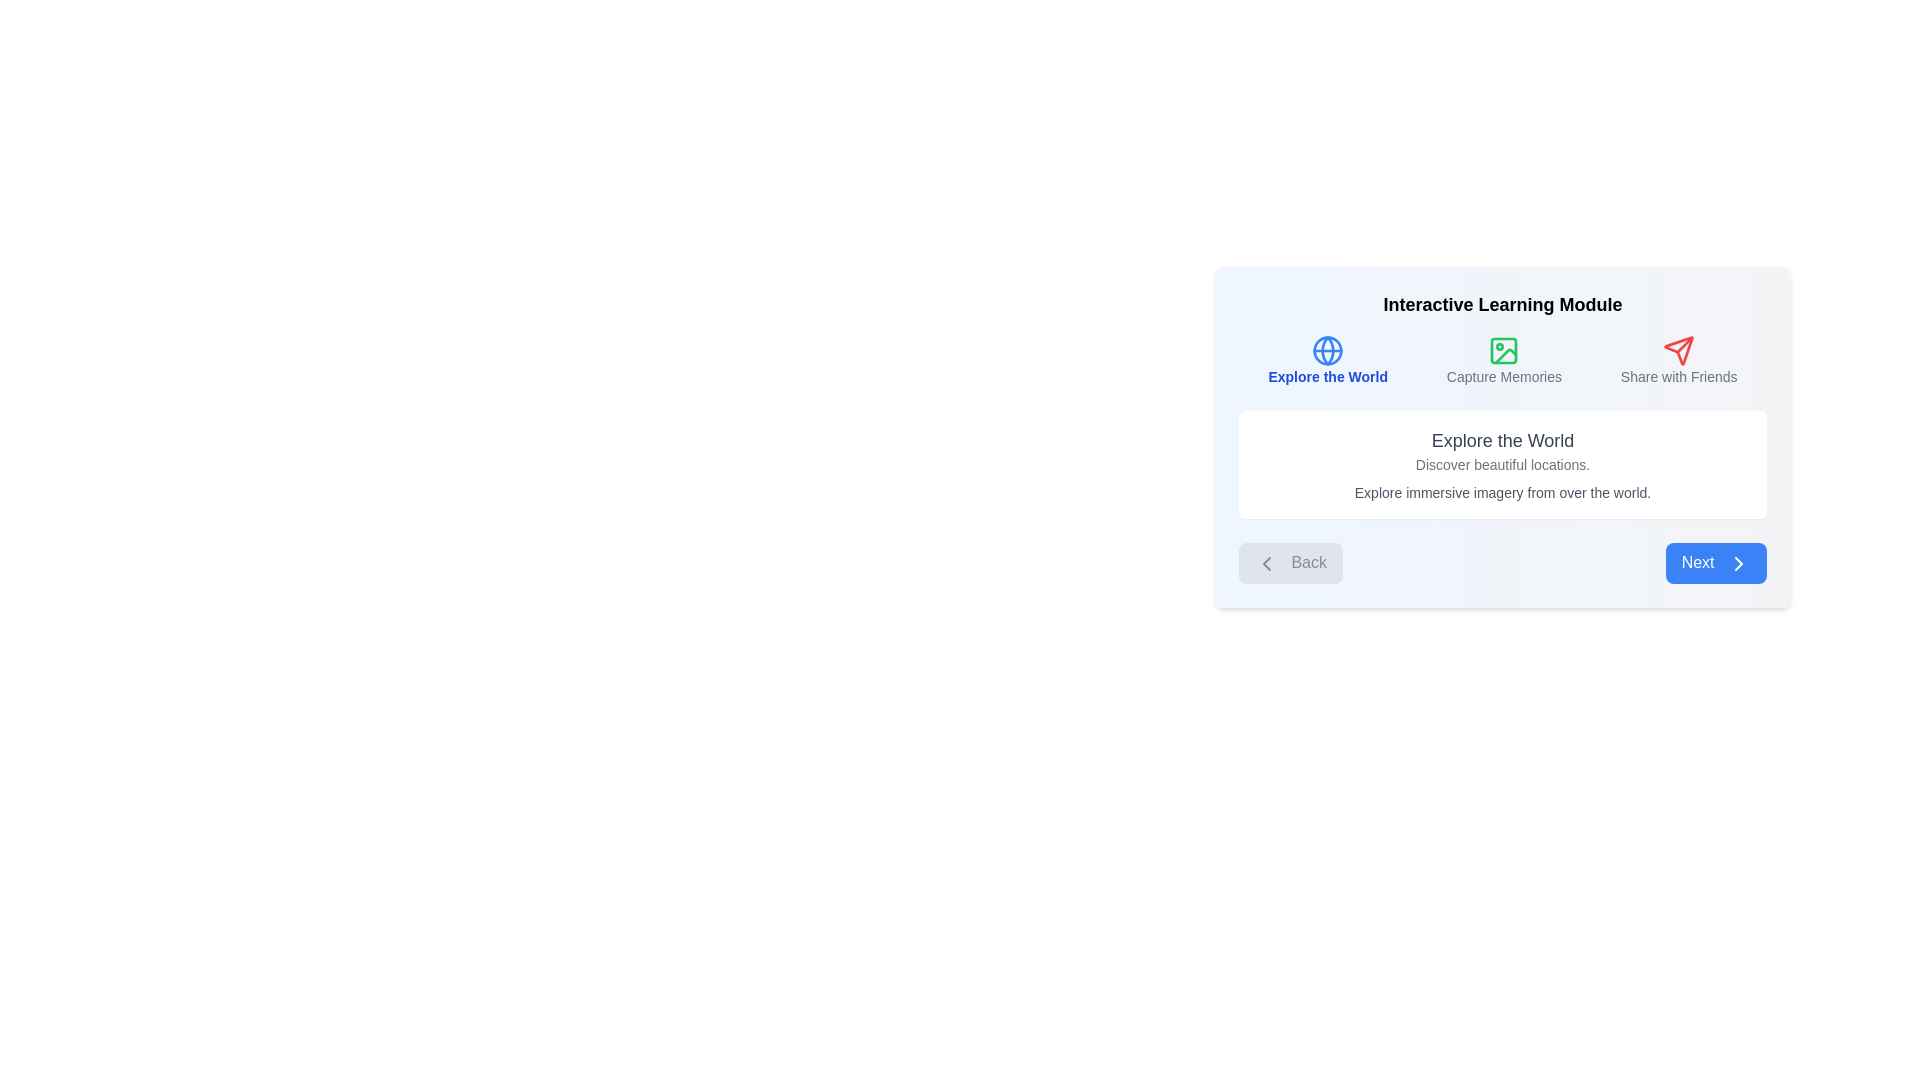  Describe the element at coordinates (1328, 377) in the screenshot. I see `the text label that reads 'Explore the World', which is styled in a small-sized, bold blue font and positioned below a globe icon on the left side of the interface` at that location.